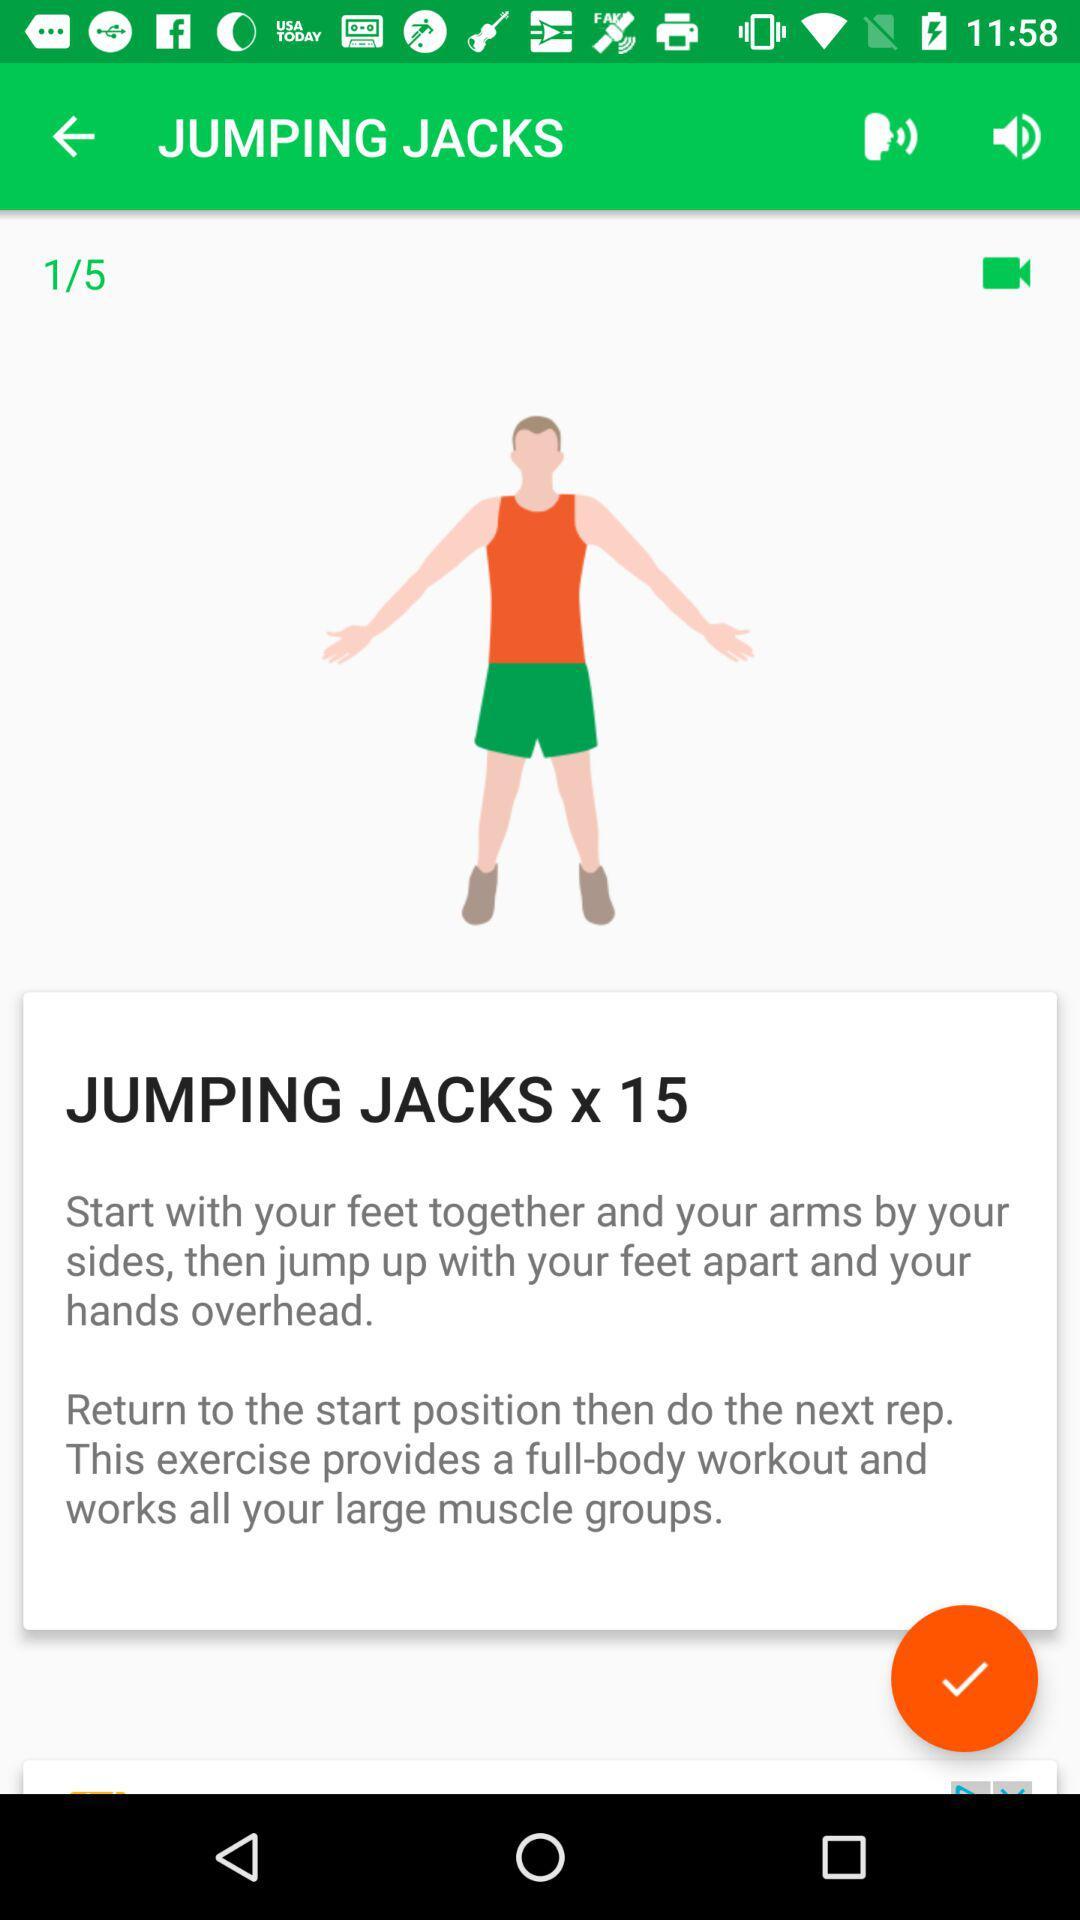  What do you see at coordinates (890, 135) in the screenshot?
I see `the app next to jumping jacks item` at bounding box center [890, 135].